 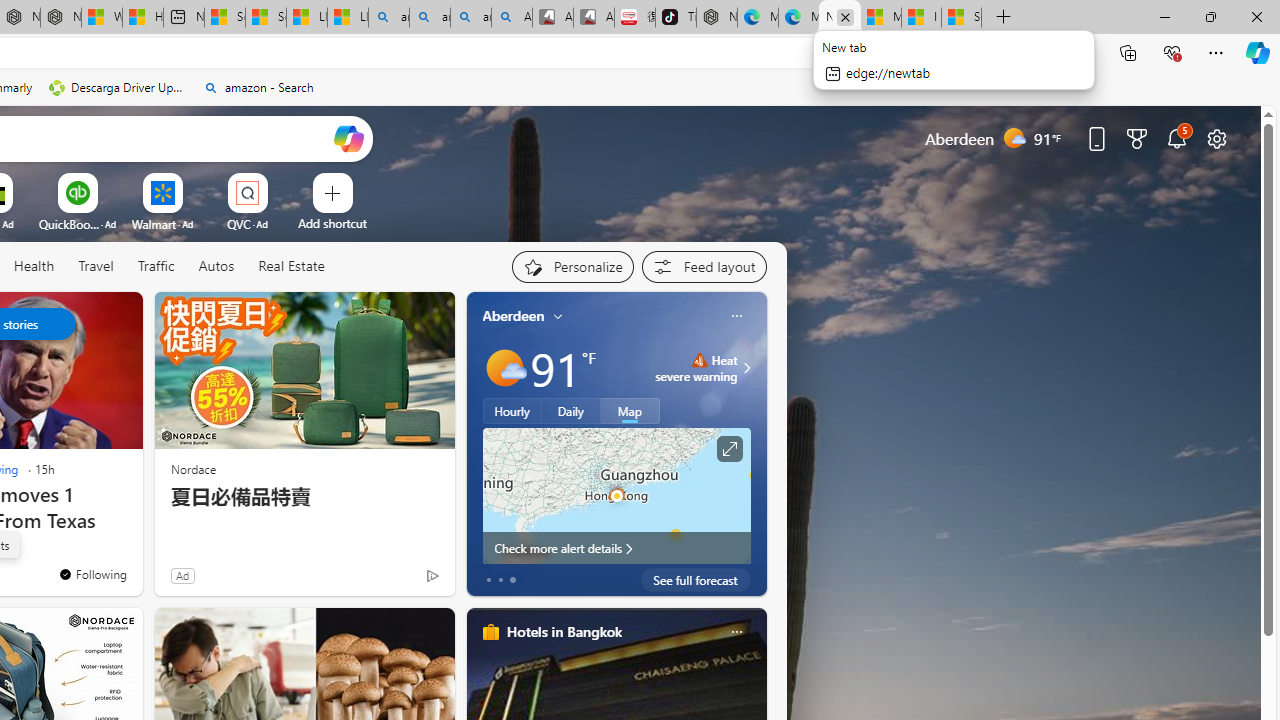 I want to click on 'Browser essentials', so click(x=1171, y=51).